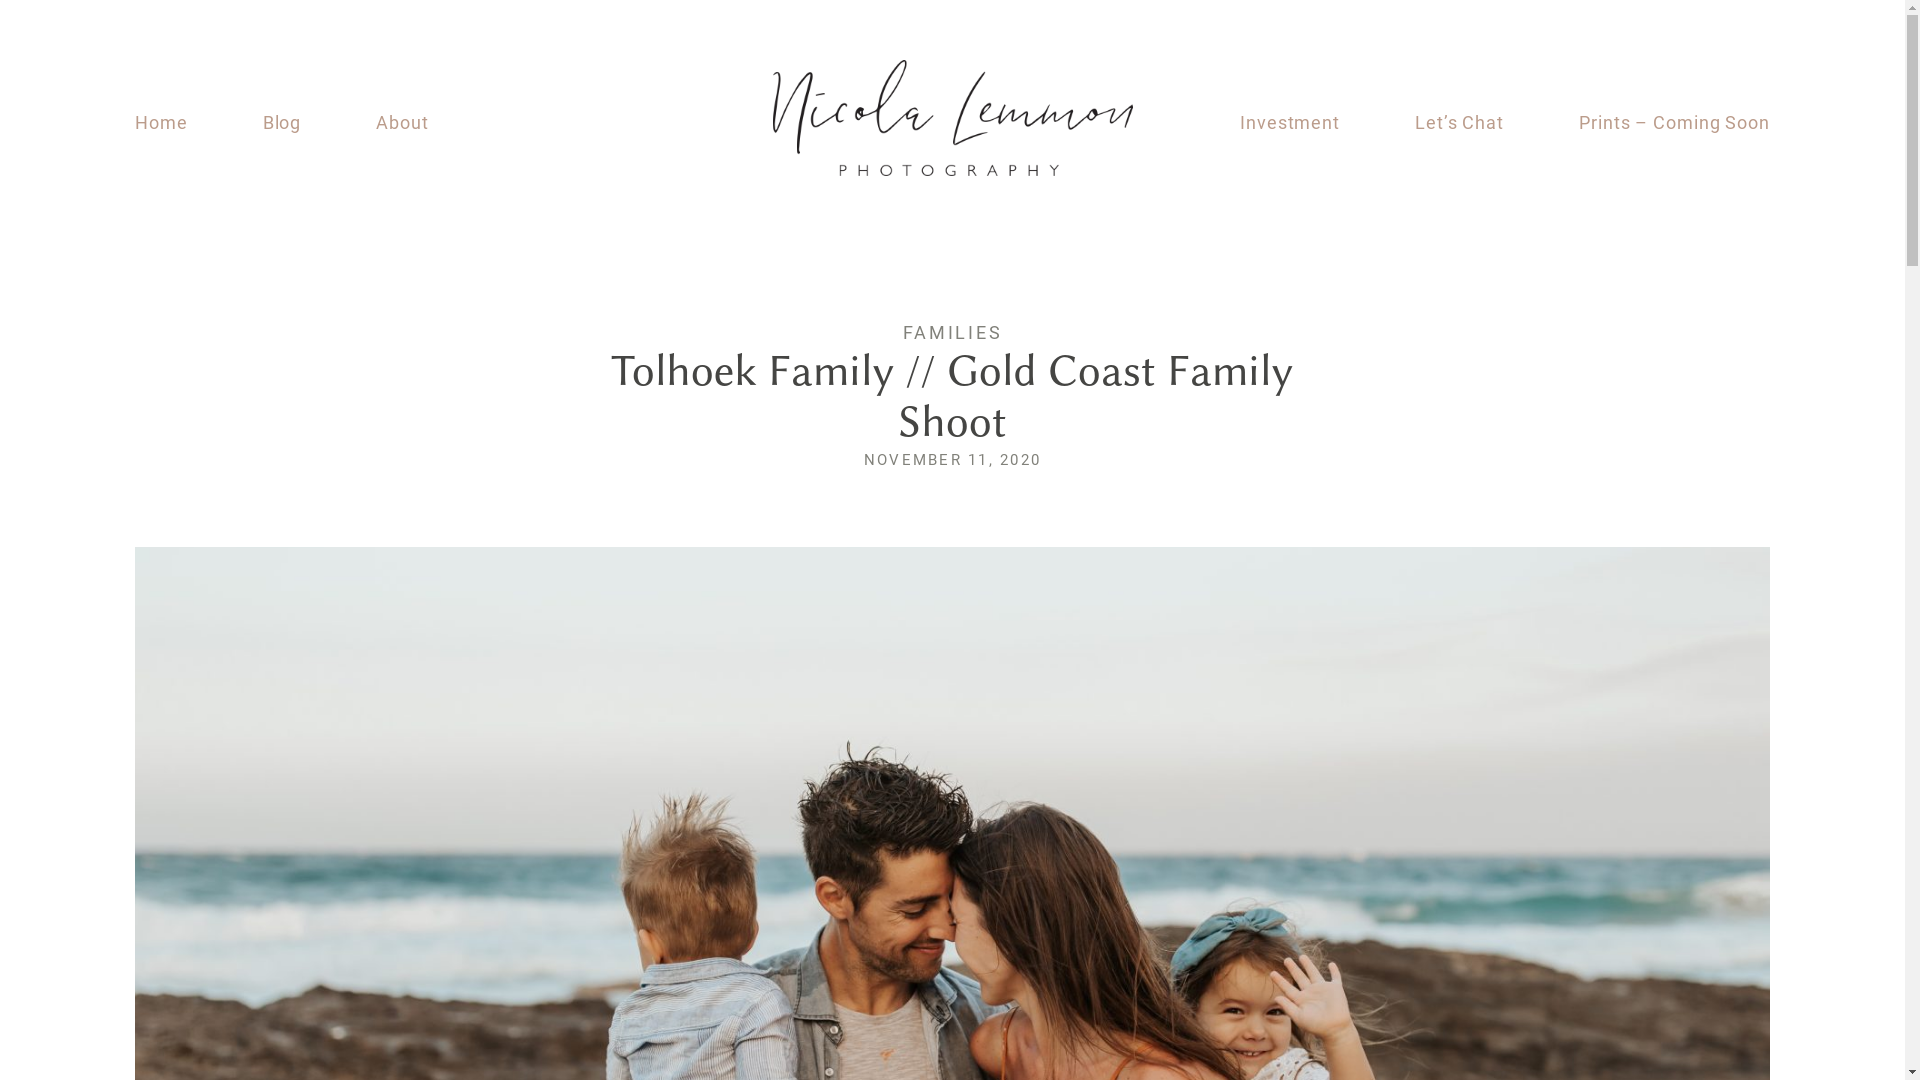 This screenshot has width=1920, height=1080. I want to click on 'Investment', so click(1290, 123).